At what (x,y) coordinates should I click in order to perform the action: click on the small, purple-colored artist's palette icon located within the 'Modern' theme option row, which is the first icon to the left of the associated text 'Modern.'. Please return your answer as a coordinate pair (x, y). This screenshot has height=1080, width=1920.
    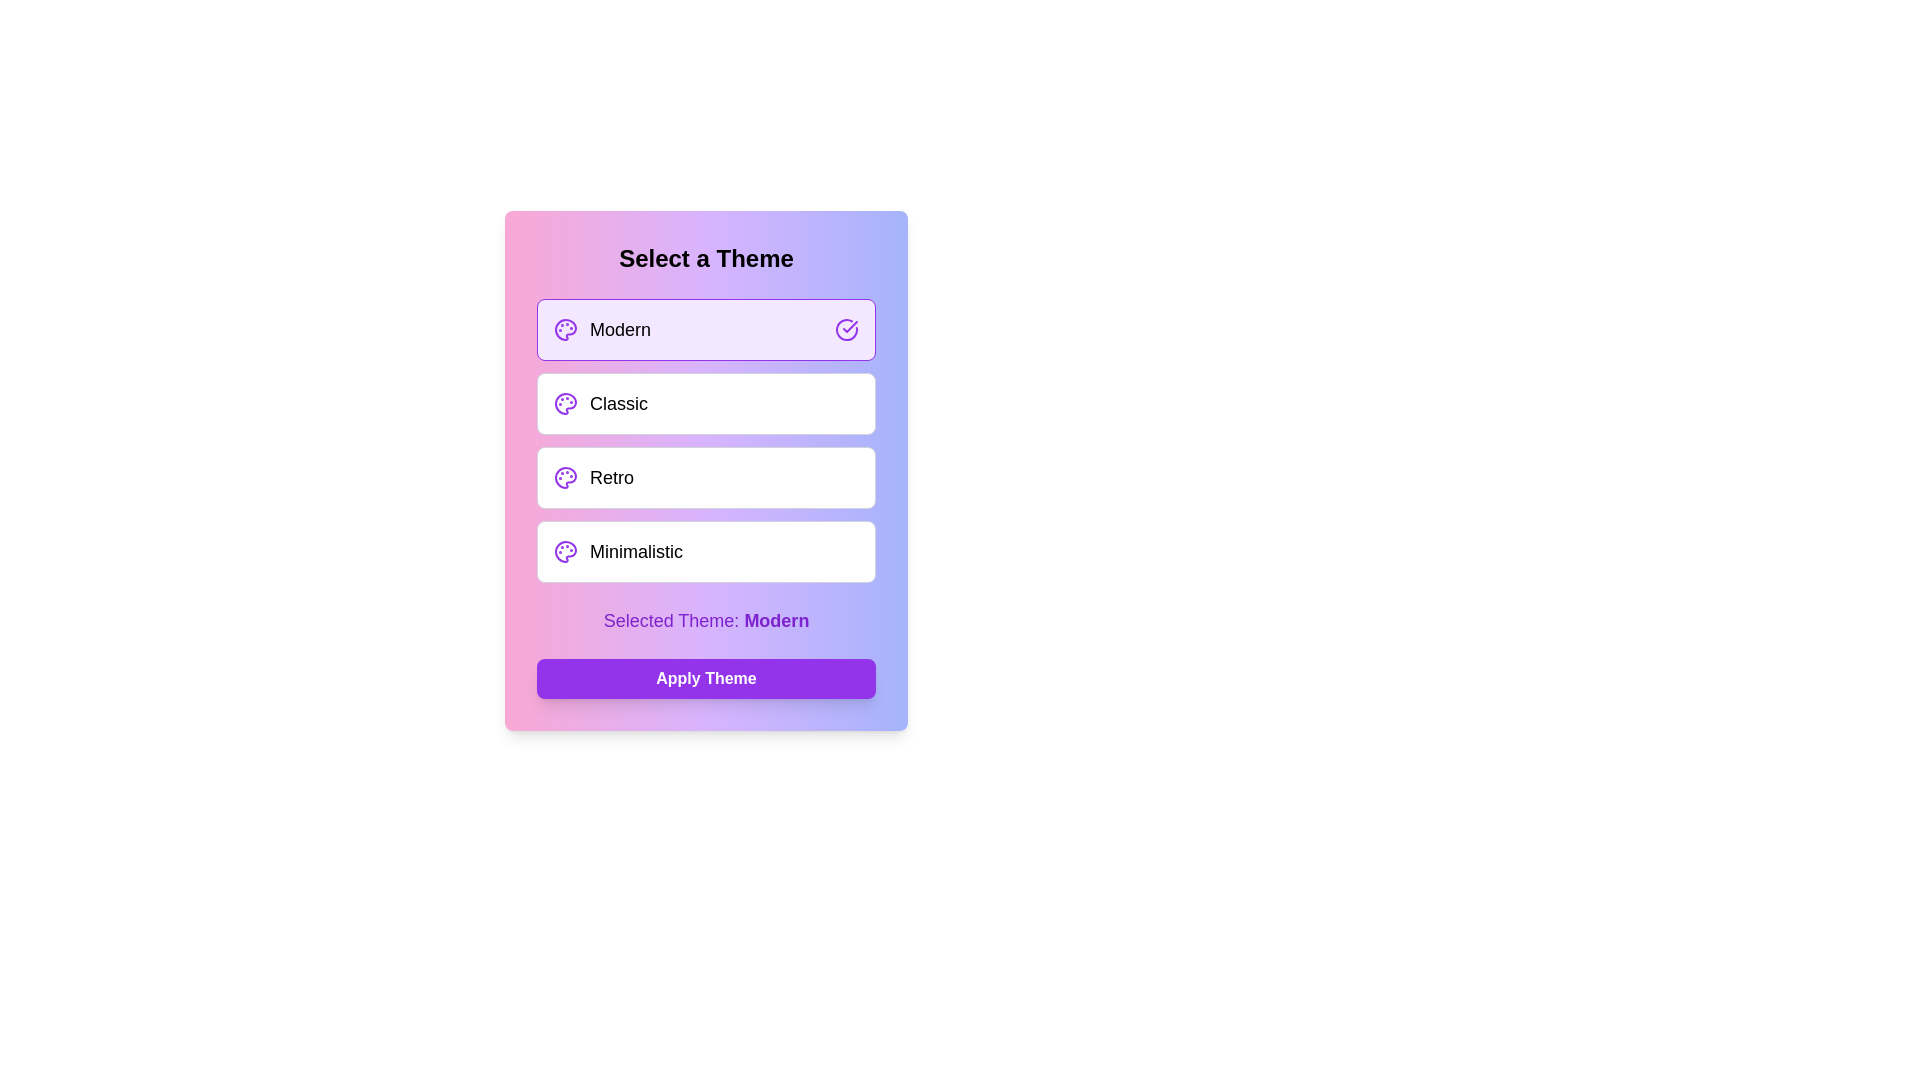
    Looking at the image, I should click on (565, 329).